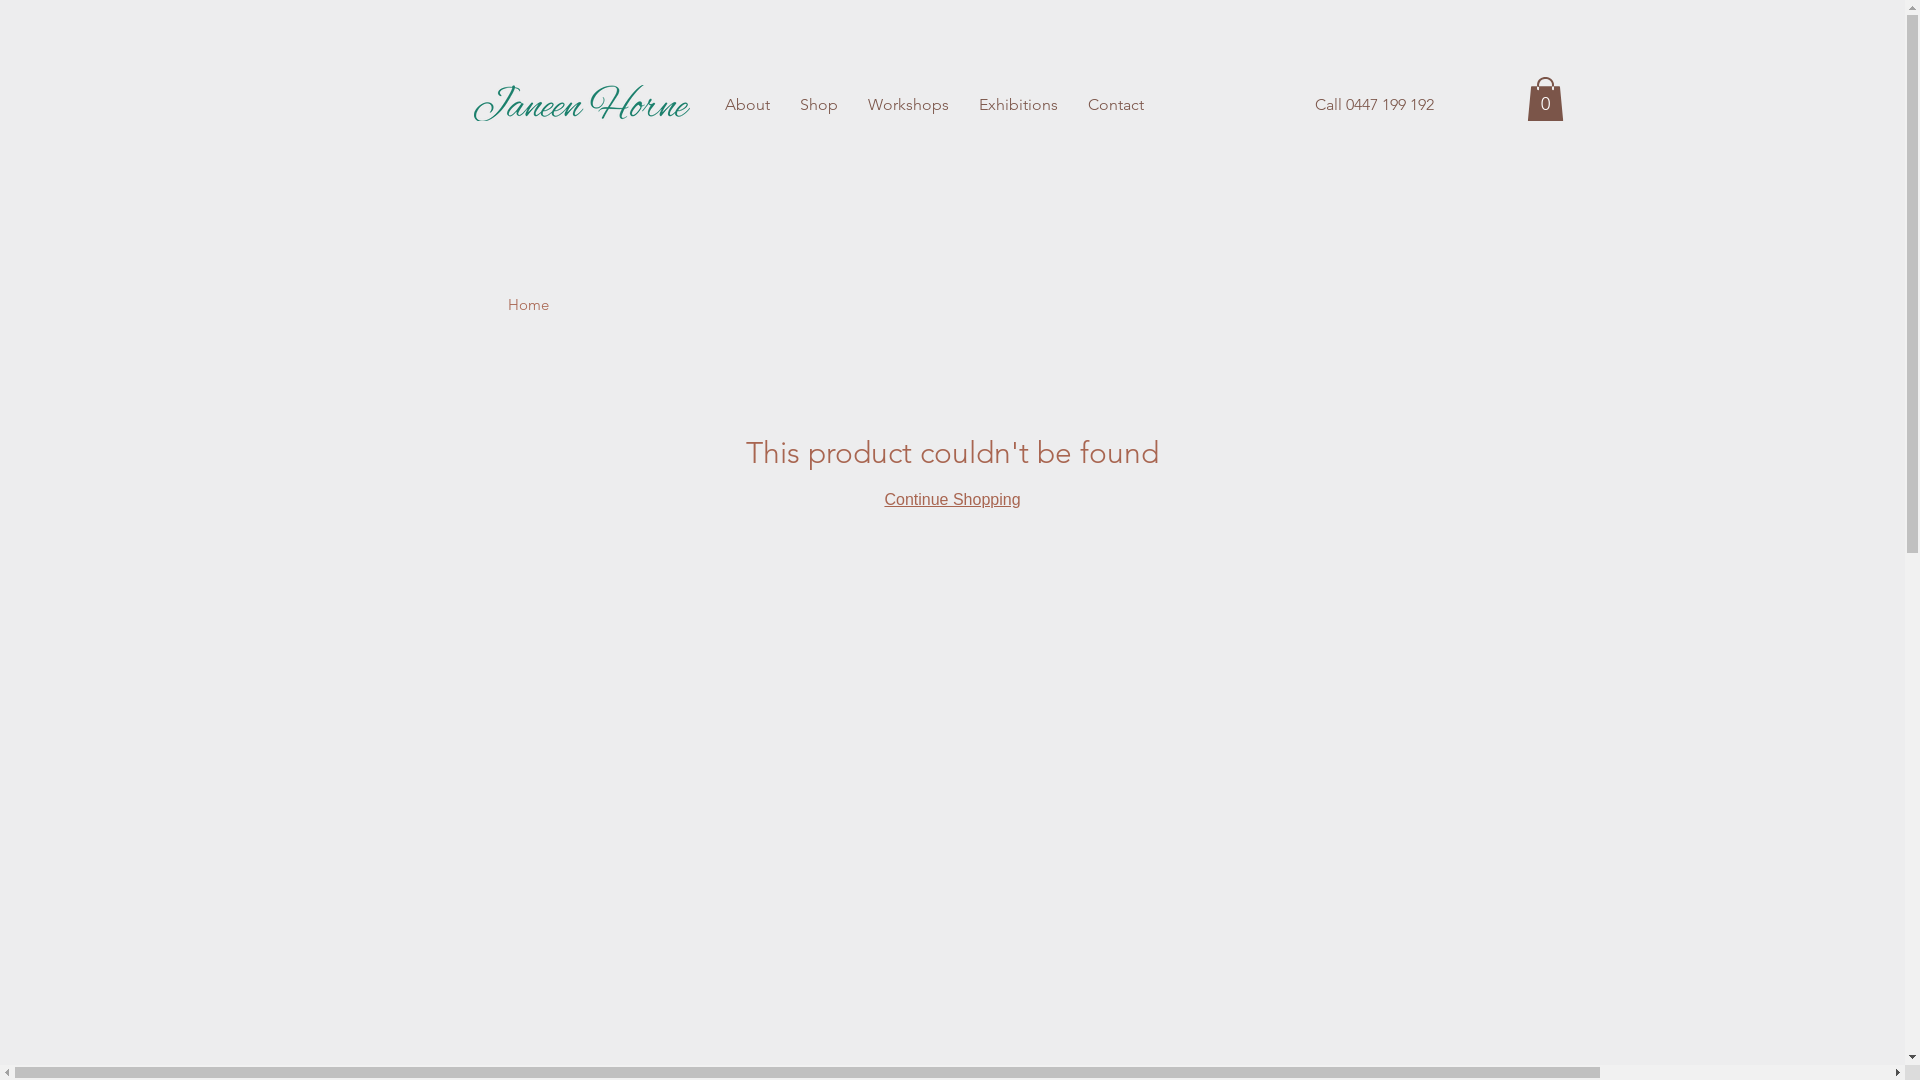  I want to click on 'Continue Shopping', so click(950, 498).